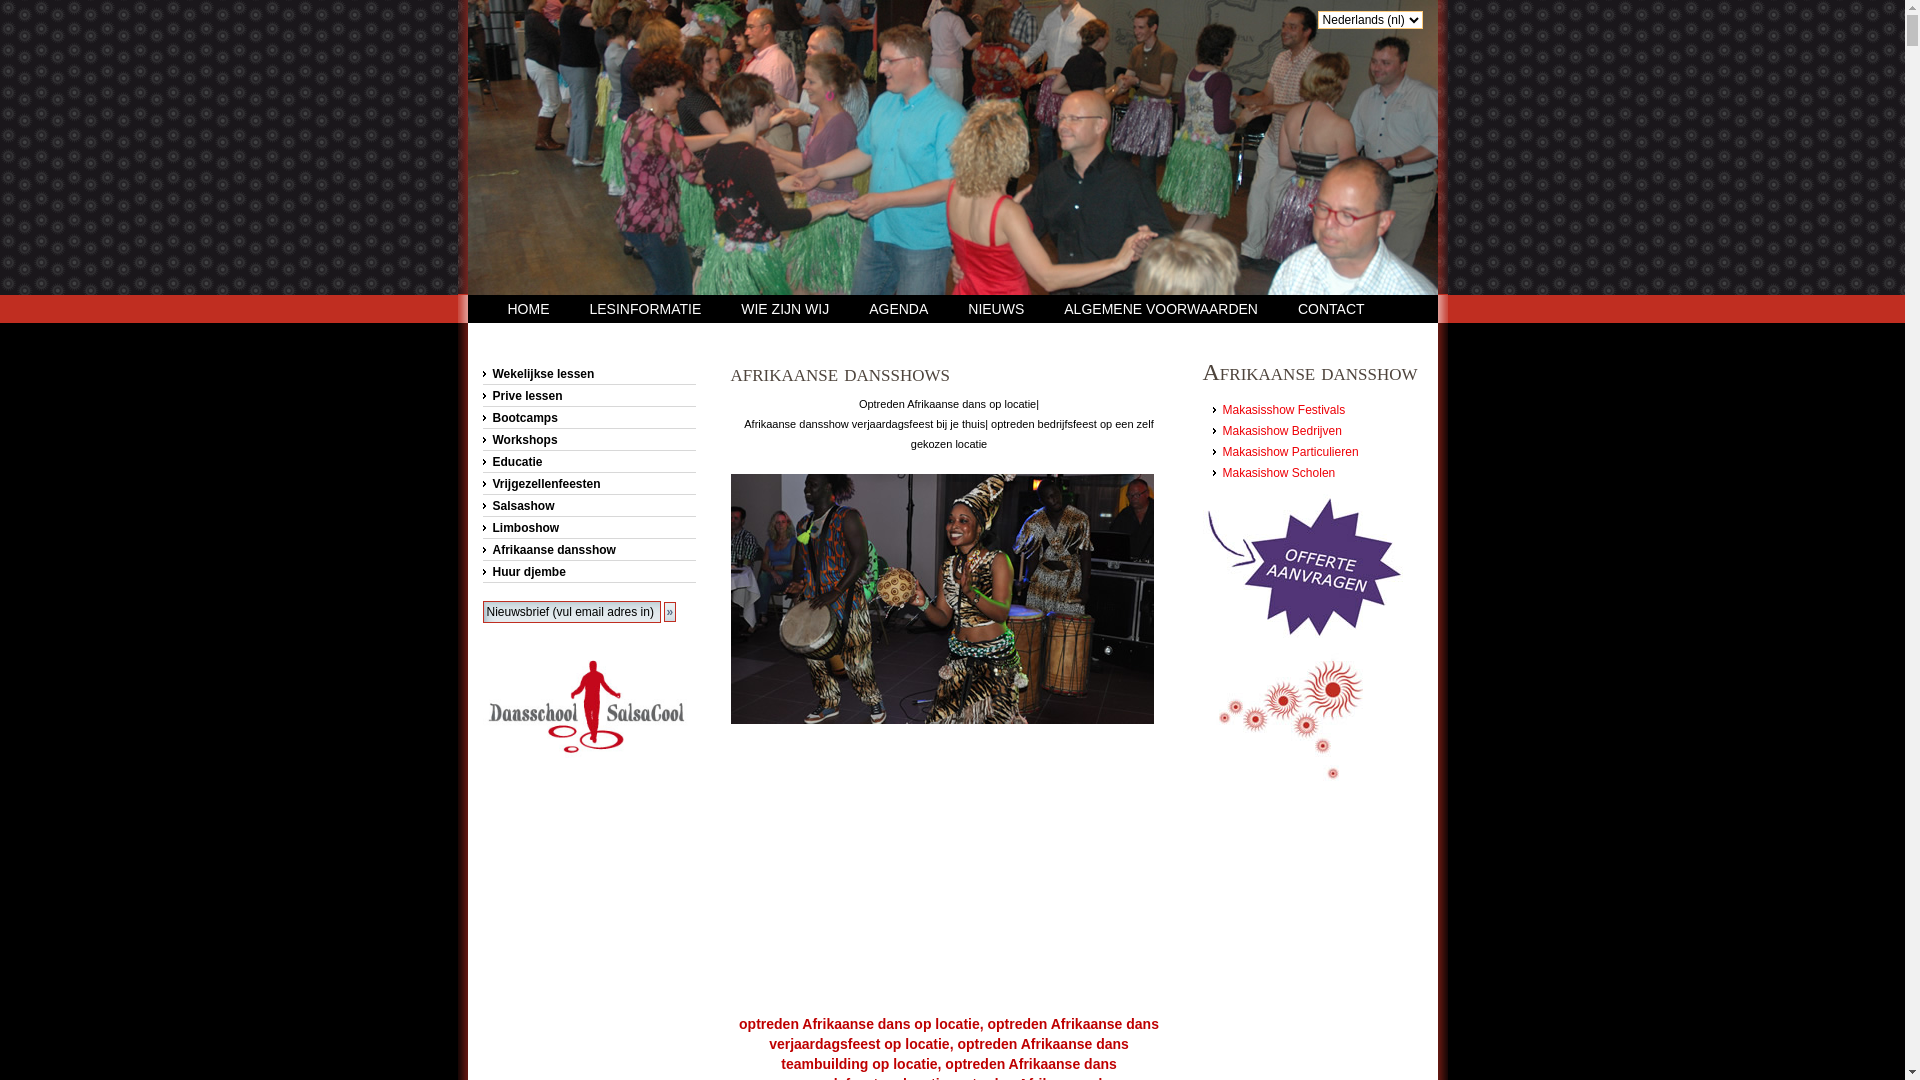 Image resolution: width=1920 pixels, height=1080 pixels. I want to click on 'Vrijgezellenfeesten', so click(587, 483).